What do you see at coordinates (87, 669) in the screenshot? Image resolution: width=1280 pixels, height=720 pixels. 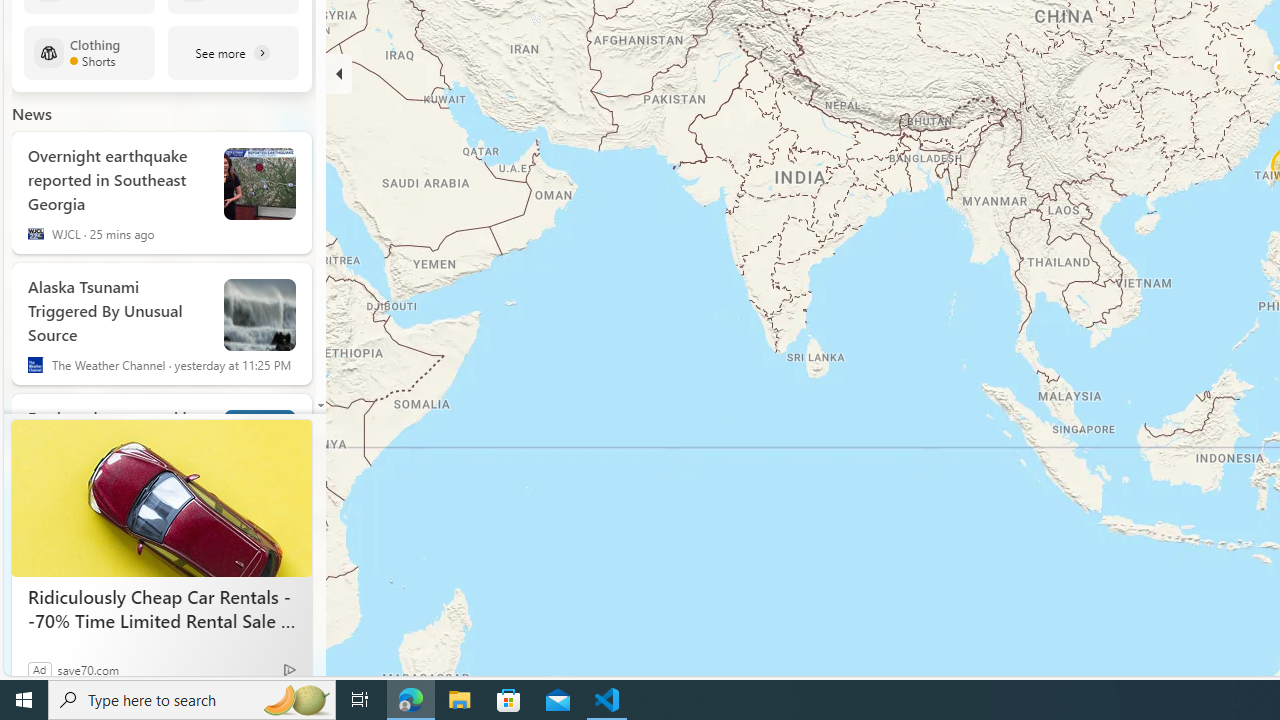 I see `'save70.com'` at bounding box center [87, 669].